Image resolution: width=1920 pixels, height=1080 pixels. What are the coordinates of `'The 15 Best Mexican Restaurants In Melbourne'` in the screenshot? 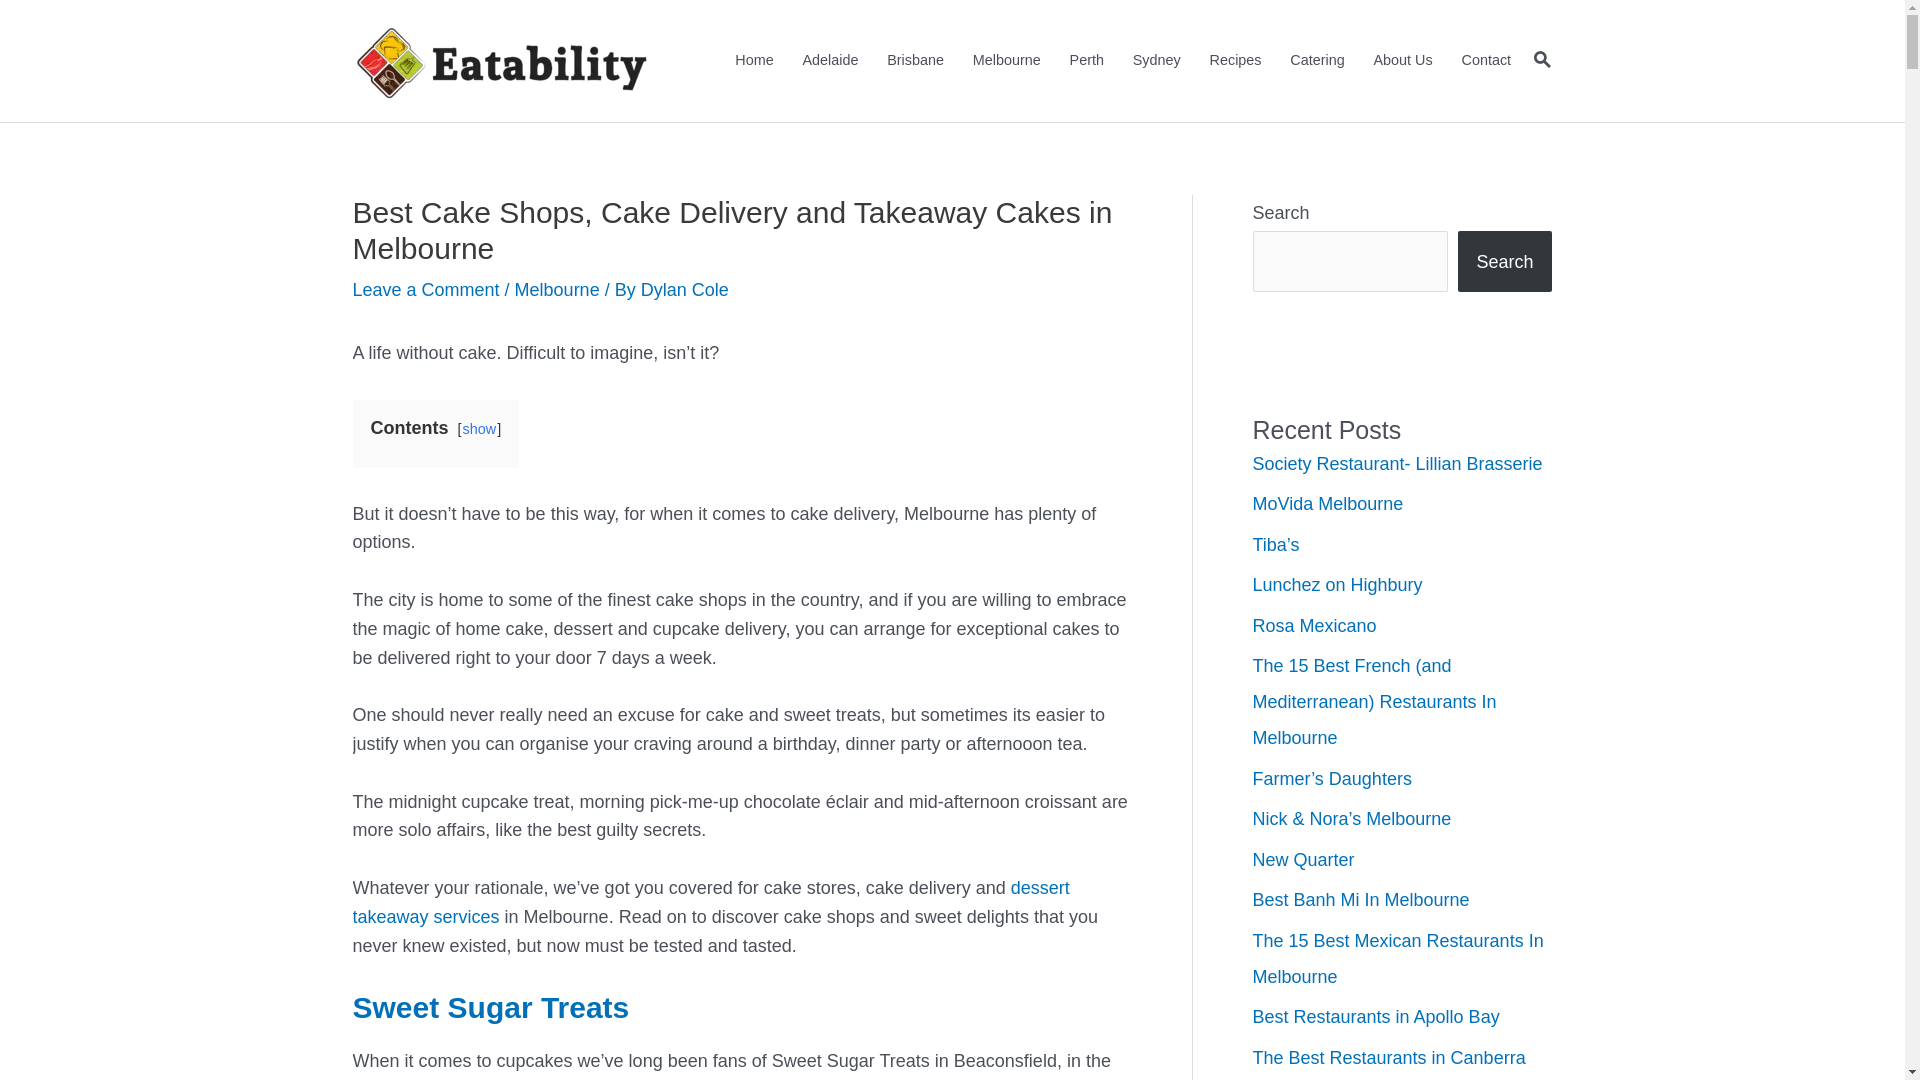 It's located at (1396, 958).